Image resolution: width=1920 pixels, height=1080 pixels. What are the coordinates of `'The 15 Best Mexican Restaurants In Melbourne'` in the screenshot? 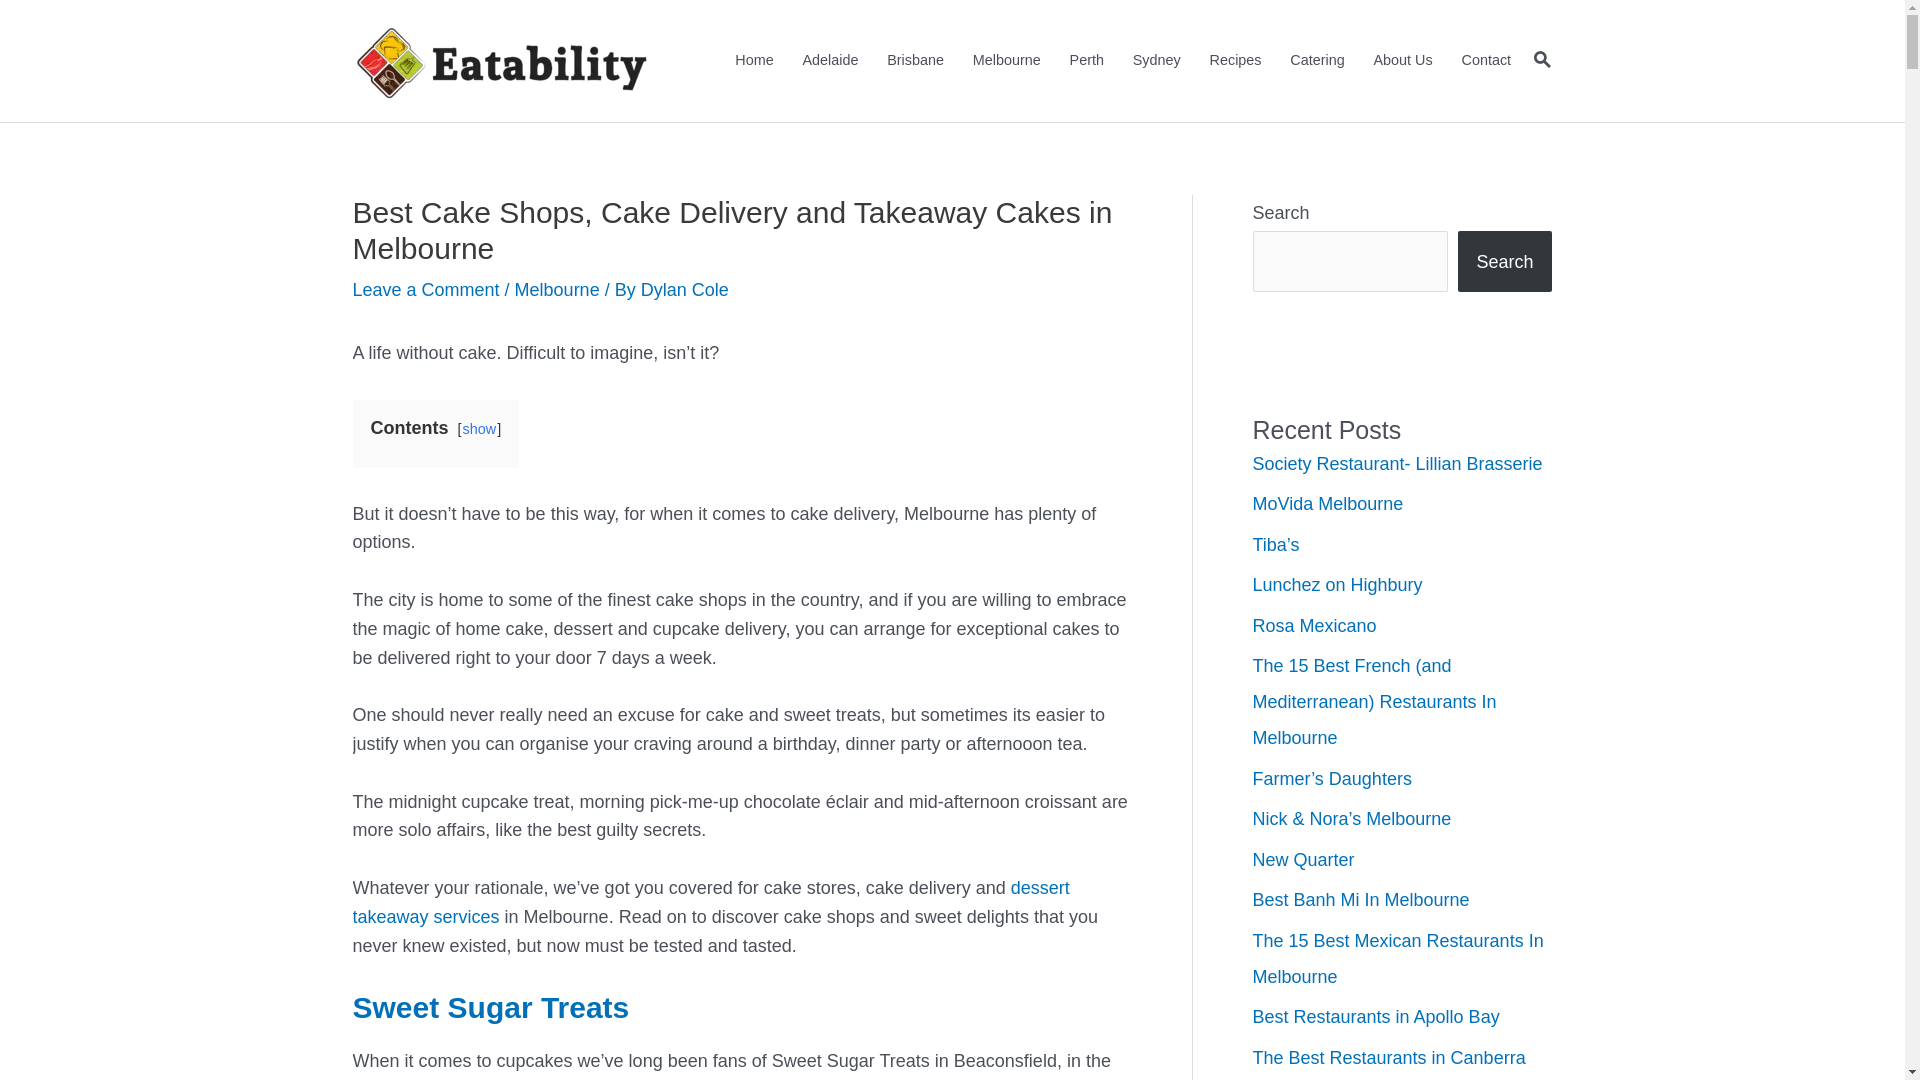 It's located at (1396, 958).